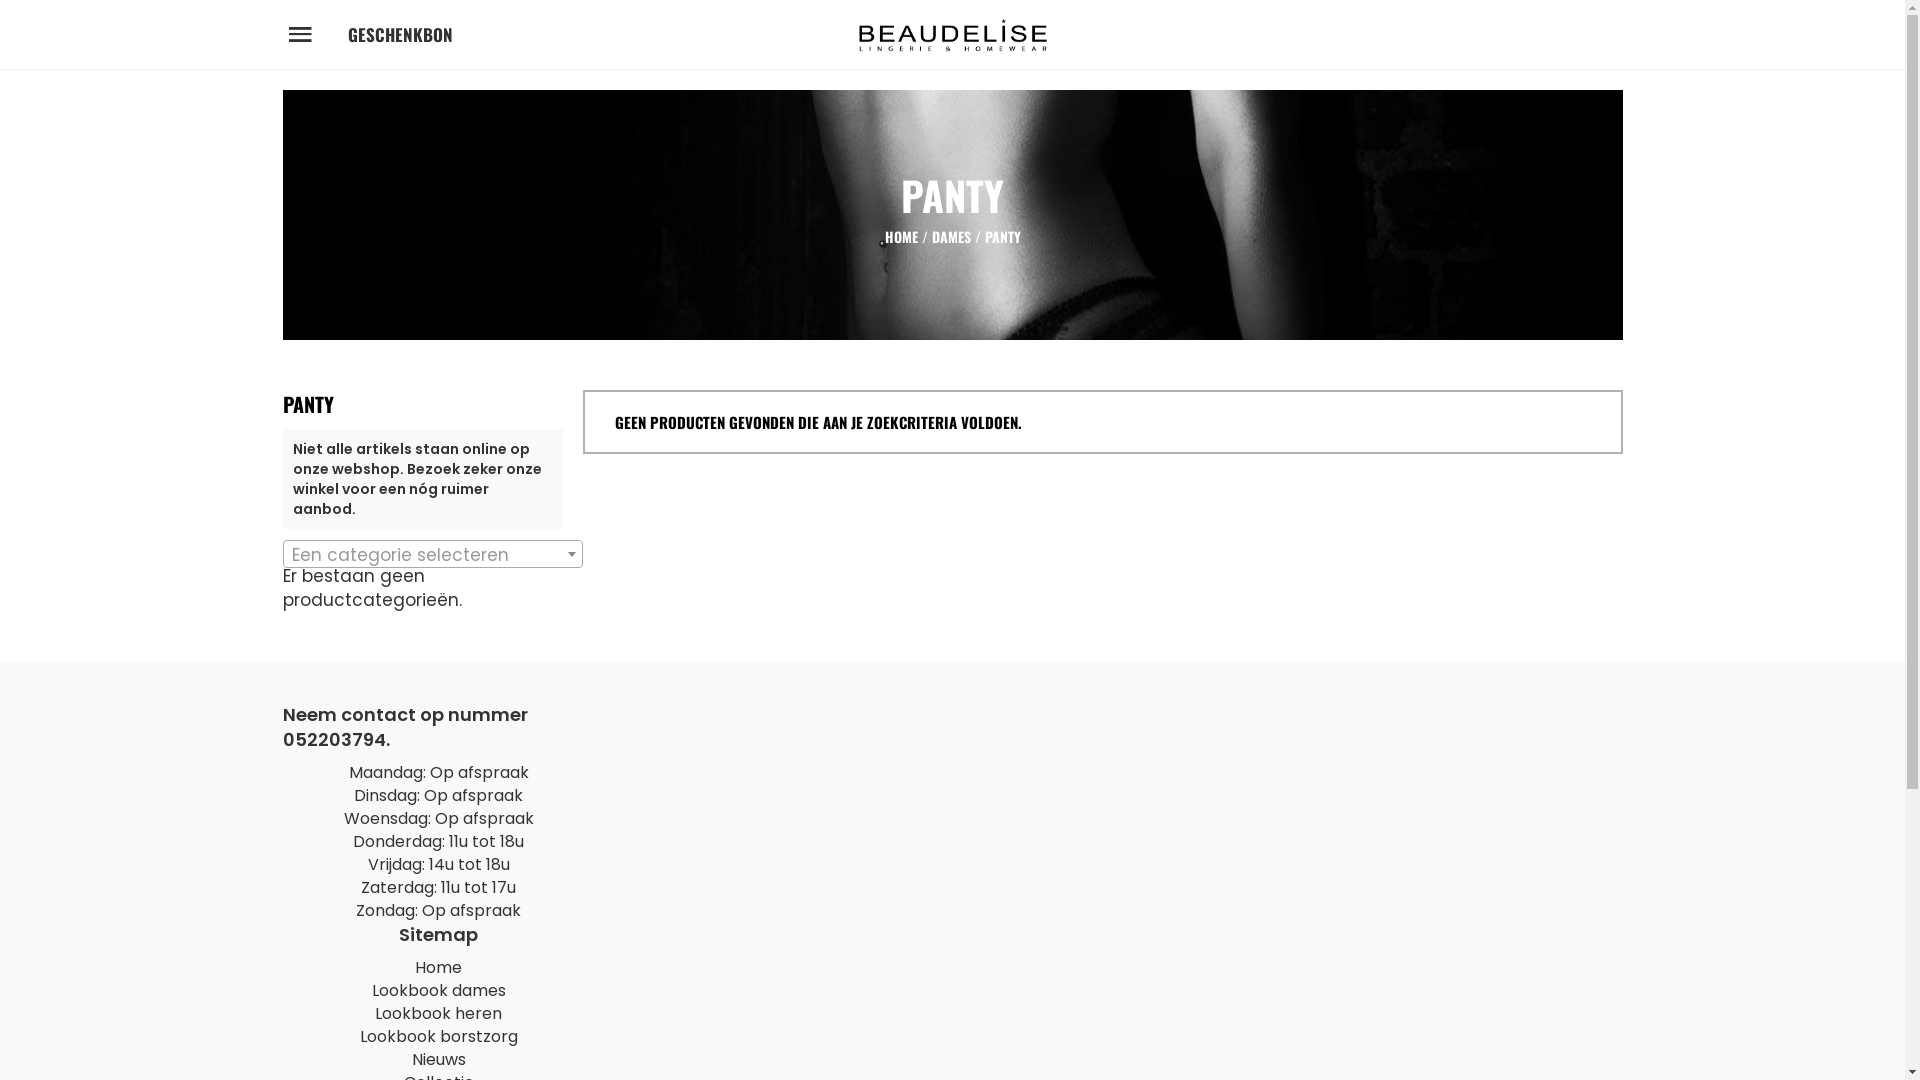 The image size is (1920, 1080). What do you see at coordinates (437, 1058) in the screenshot?
I see `'Nieuws'` at bounding box center [437, 1058].